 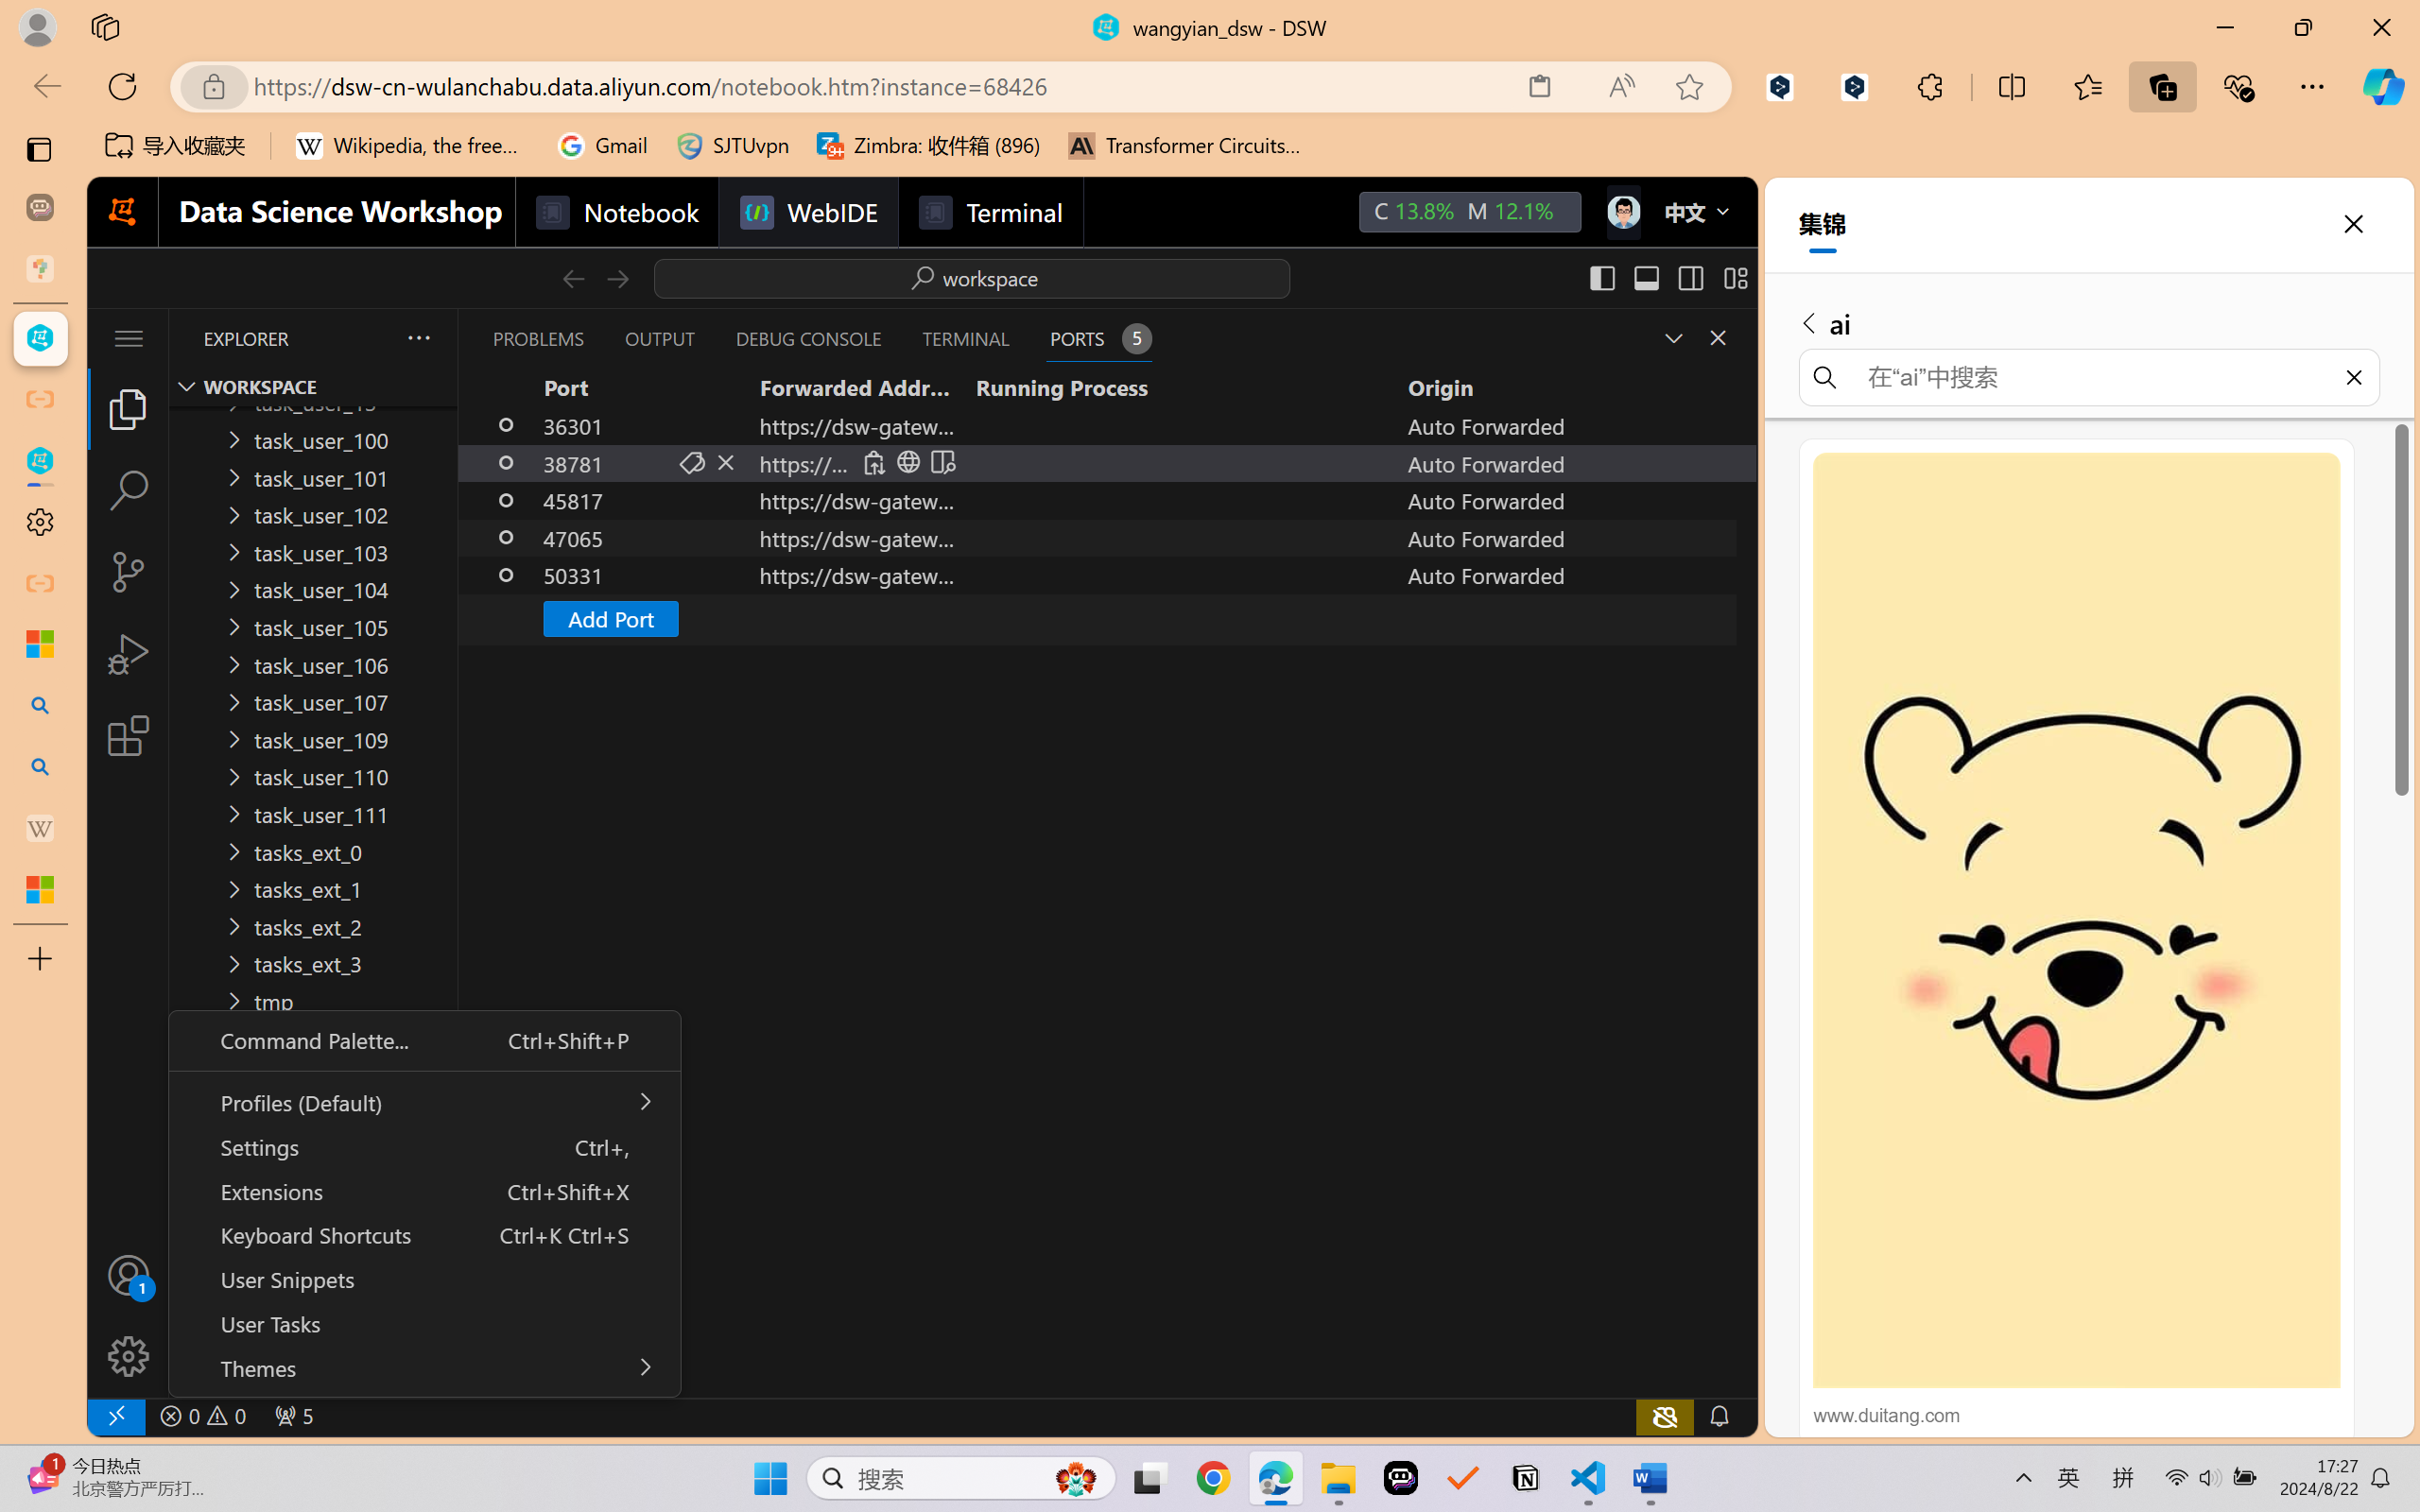 I want to click on 'Class: actions-container', so click(x=907, y=461).